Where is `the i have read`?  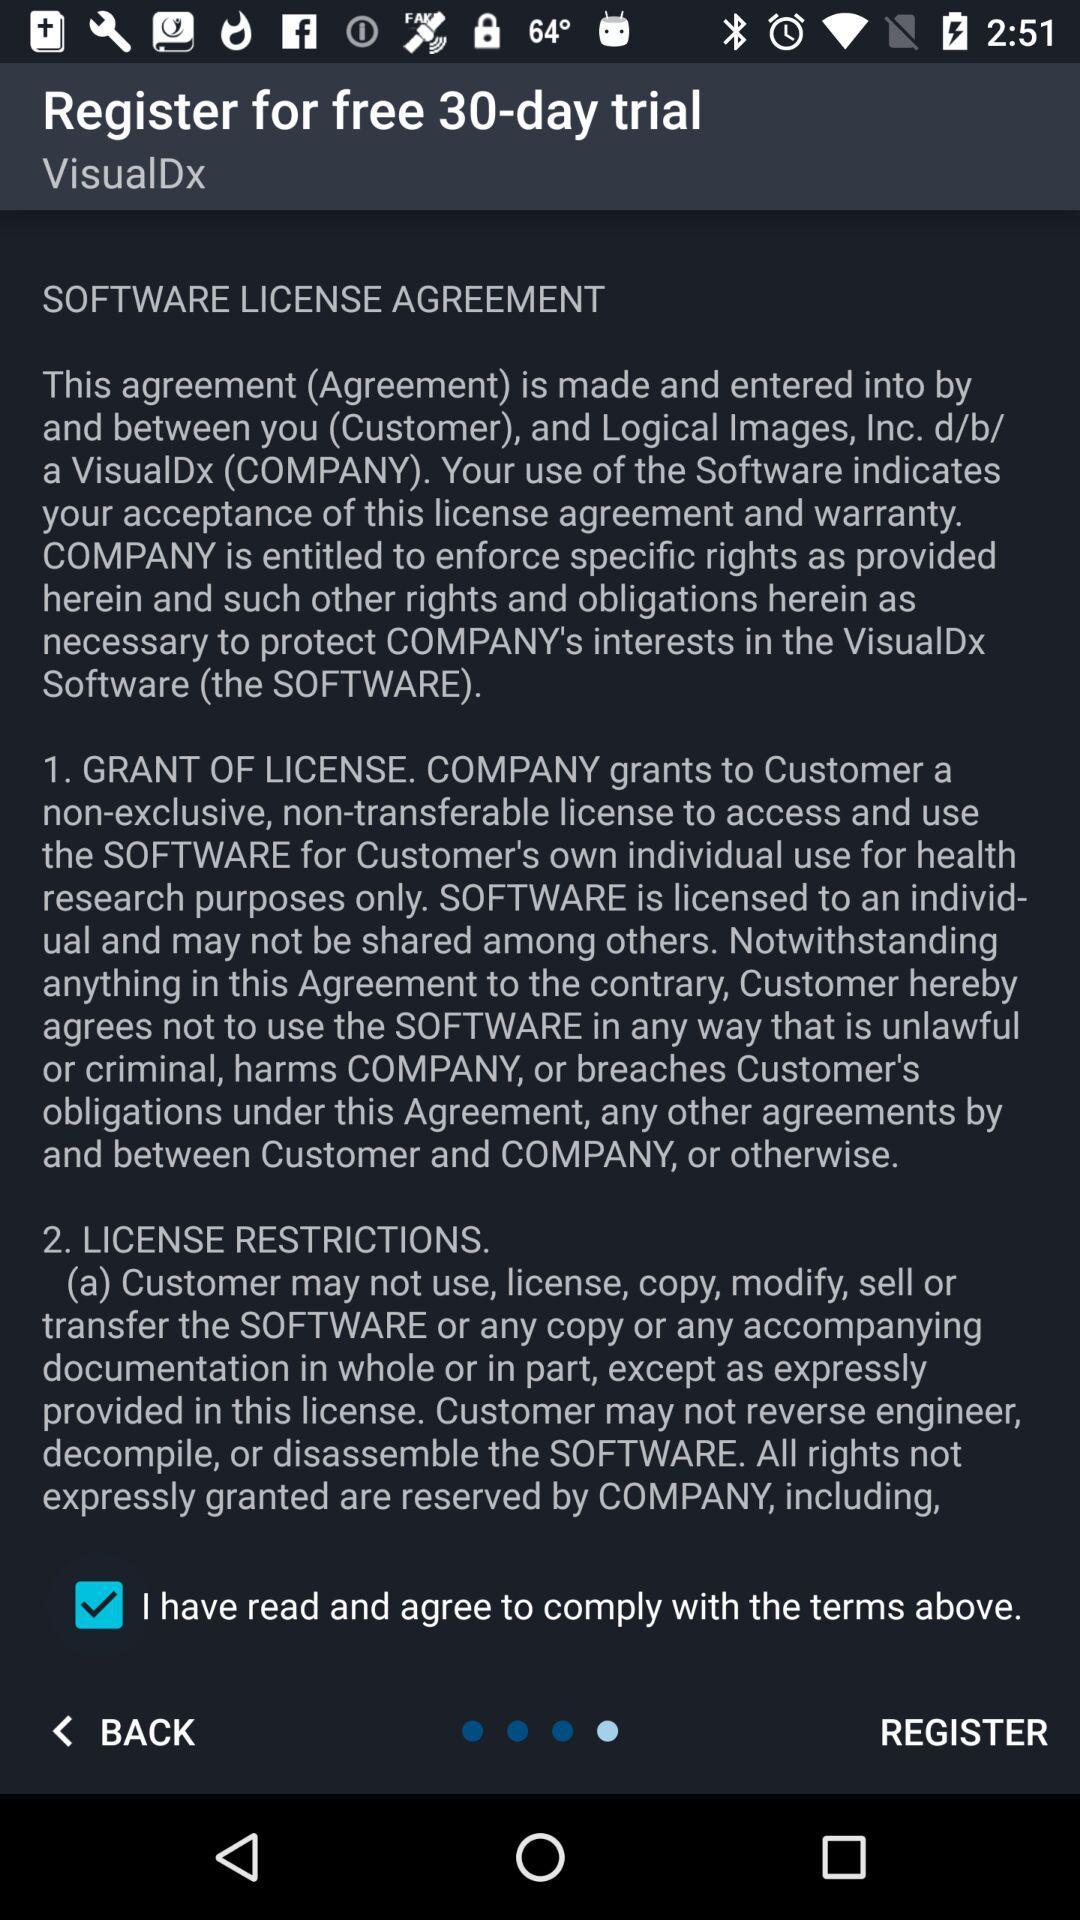
the i have read is located at coordinates (540, 1604).